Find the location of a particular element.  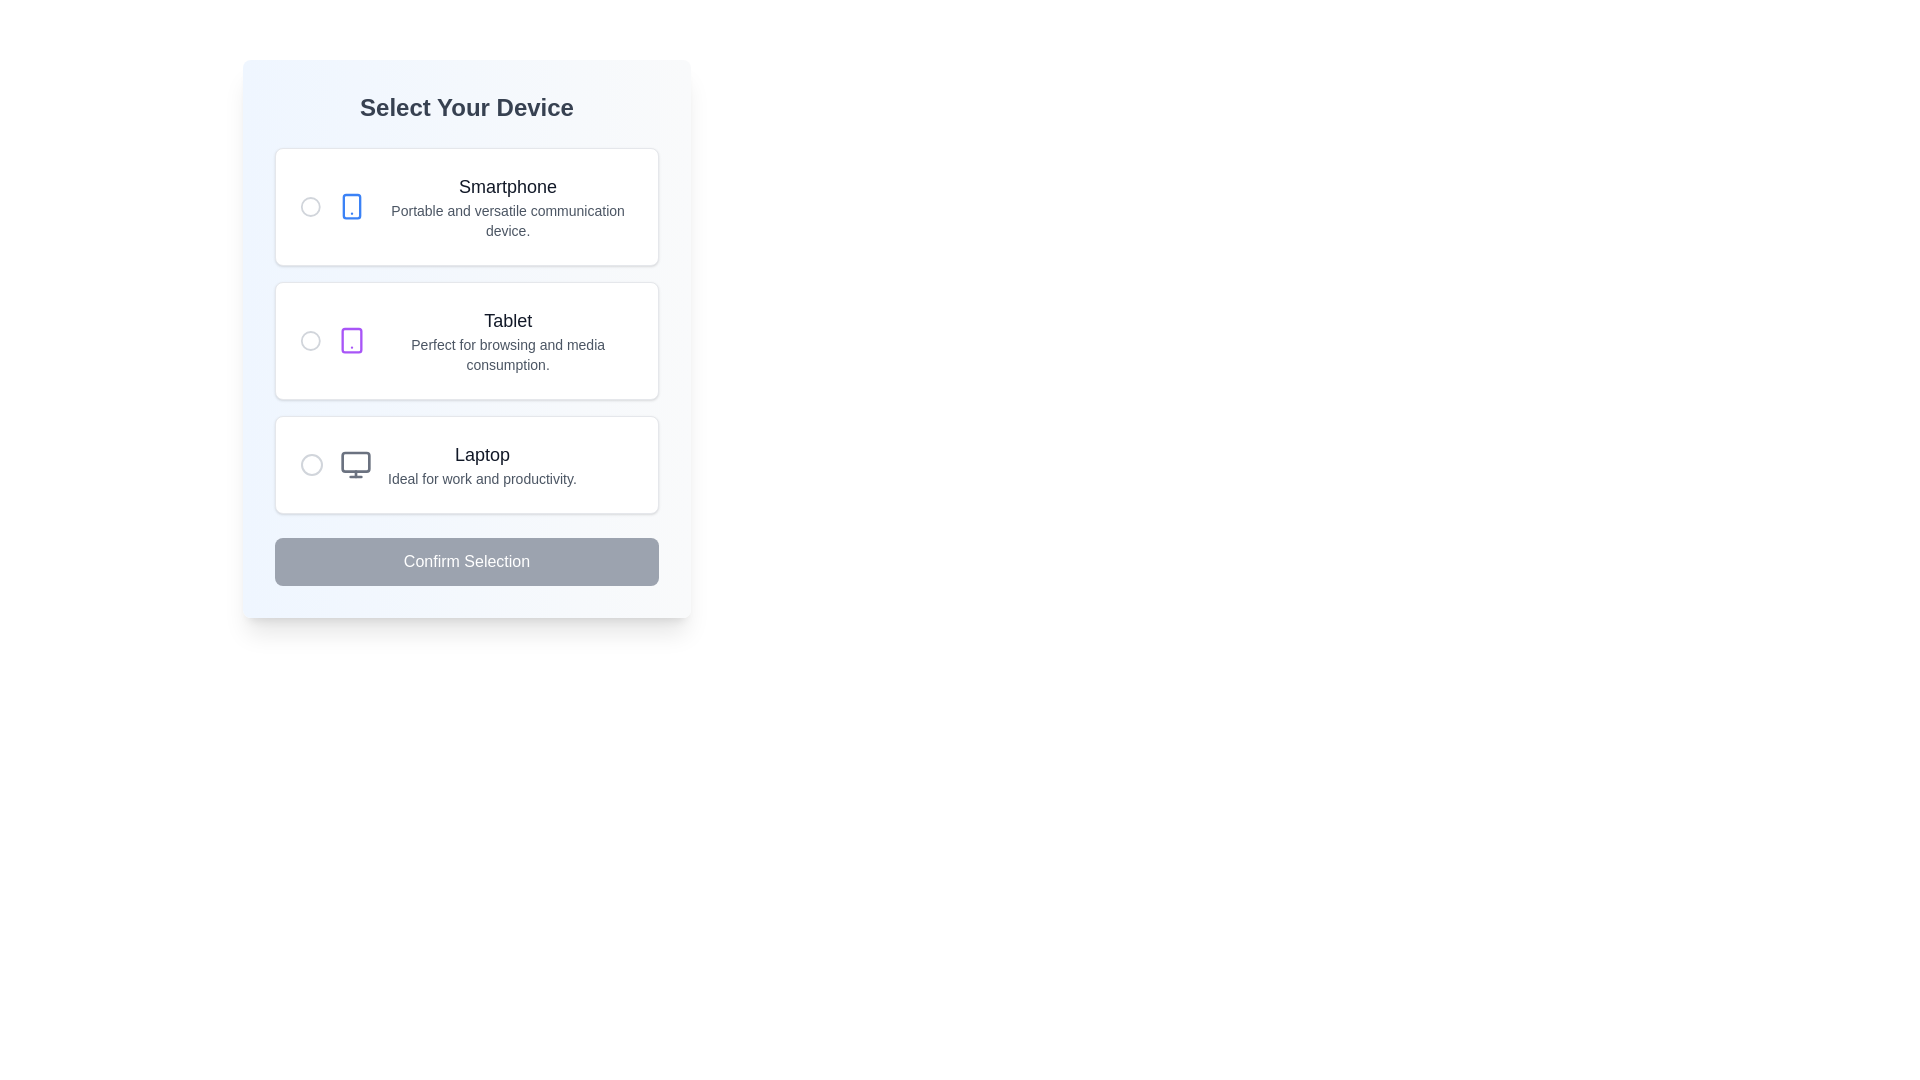

the first selectable panel titled 'Smartphone' is located at coordinates (465, 207).